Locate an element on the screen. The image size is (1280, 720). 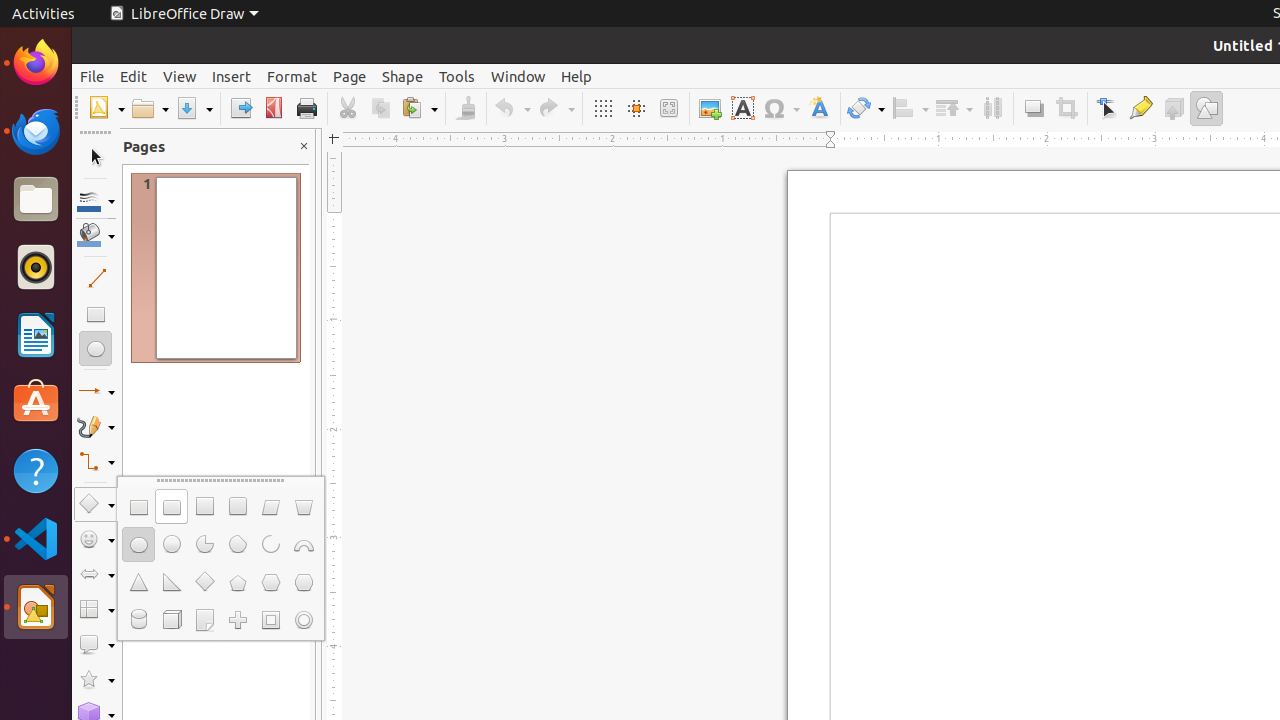
'File' is located at coordinates (91, 75).